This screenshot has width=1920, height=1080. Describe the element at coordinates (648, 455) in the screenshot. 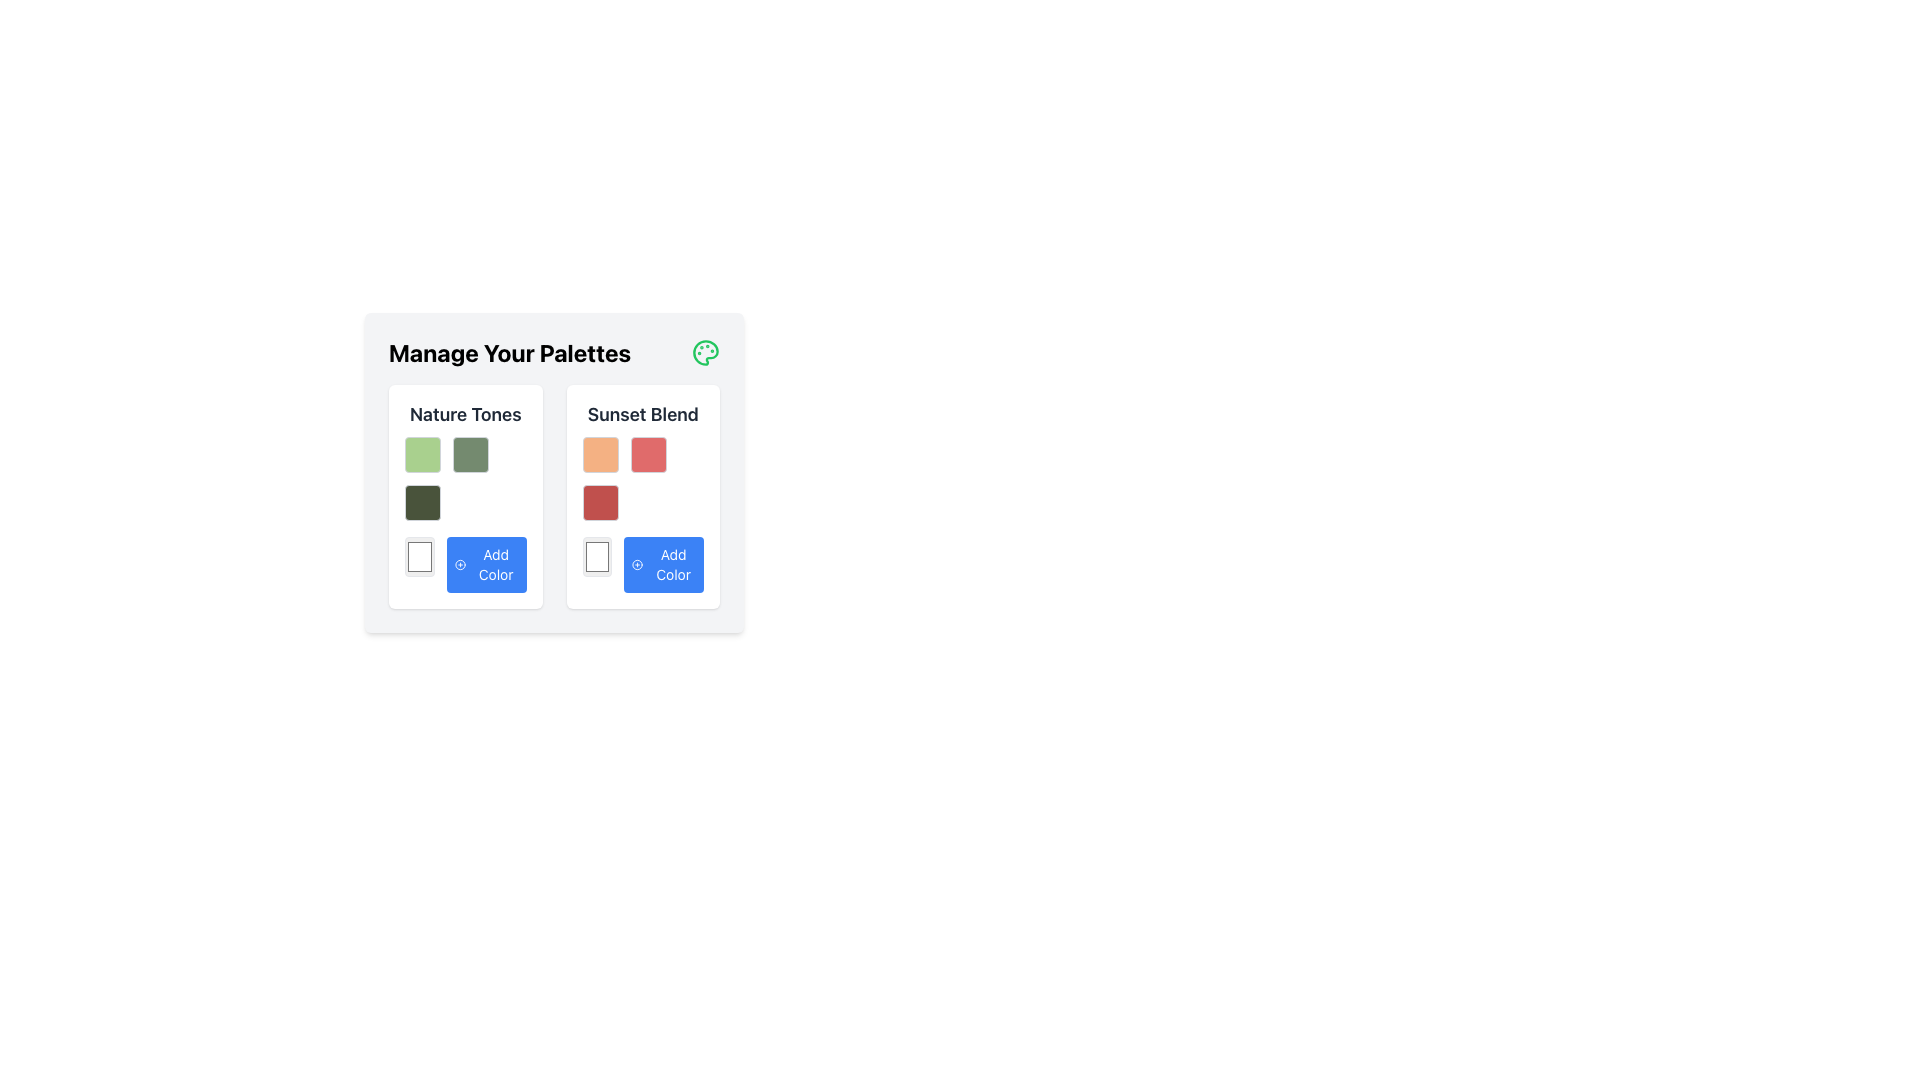

I see `the second color swatch` at that location.